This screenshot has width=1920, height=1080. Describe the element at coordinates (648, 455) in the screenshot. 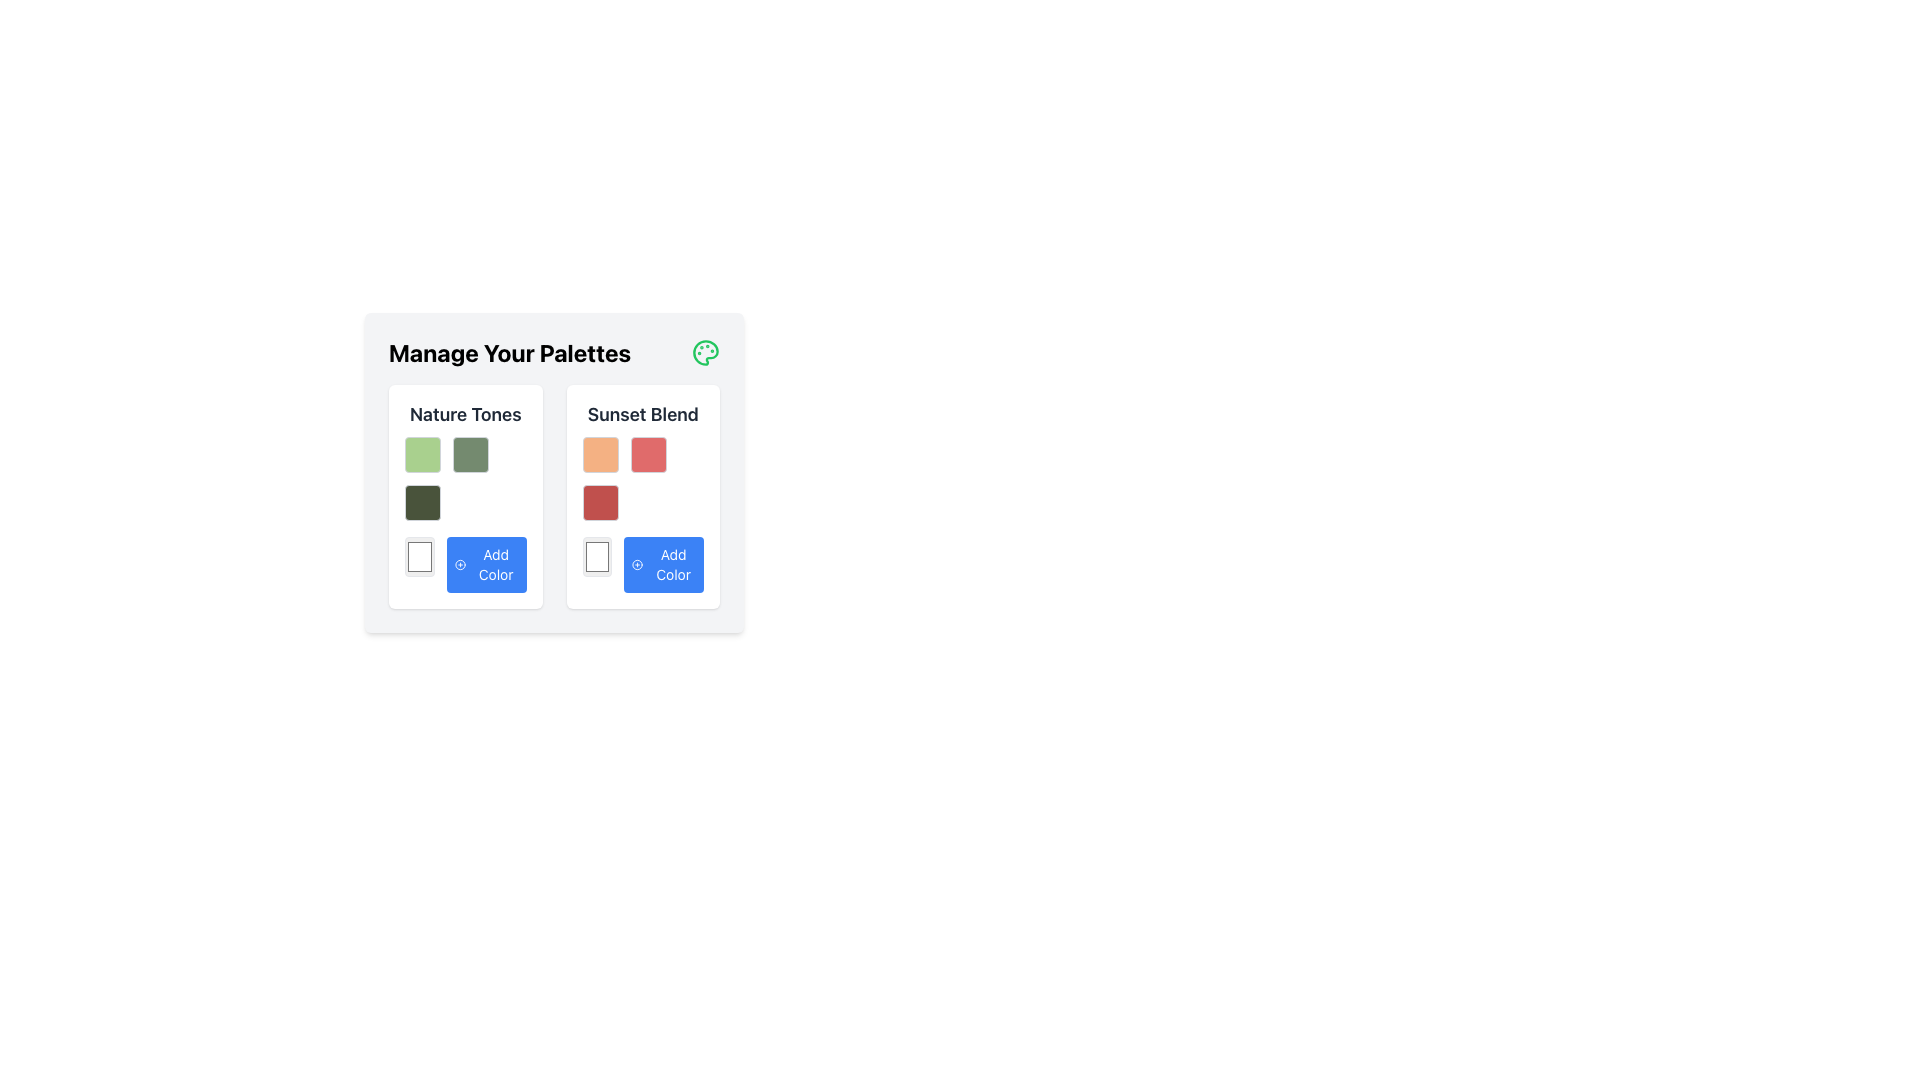

I see `the second color swatch` at that location.